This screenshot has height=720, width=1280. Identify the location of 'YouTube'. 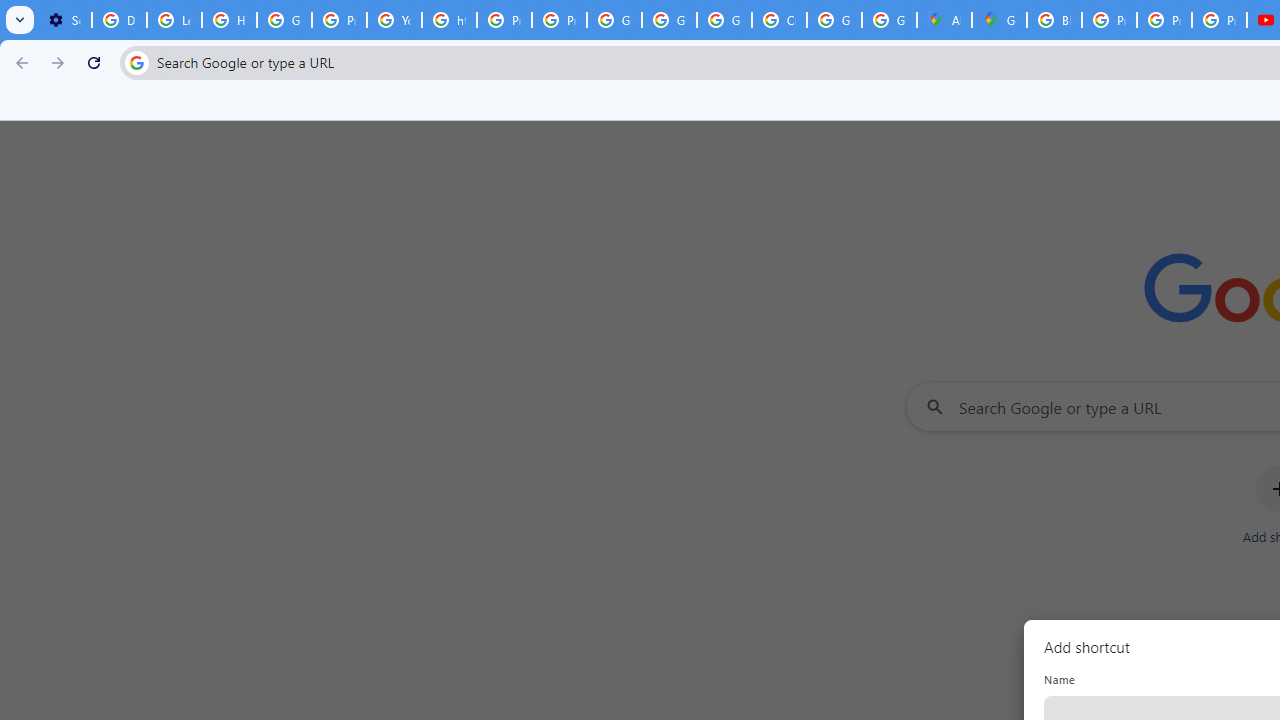
(394, 20).